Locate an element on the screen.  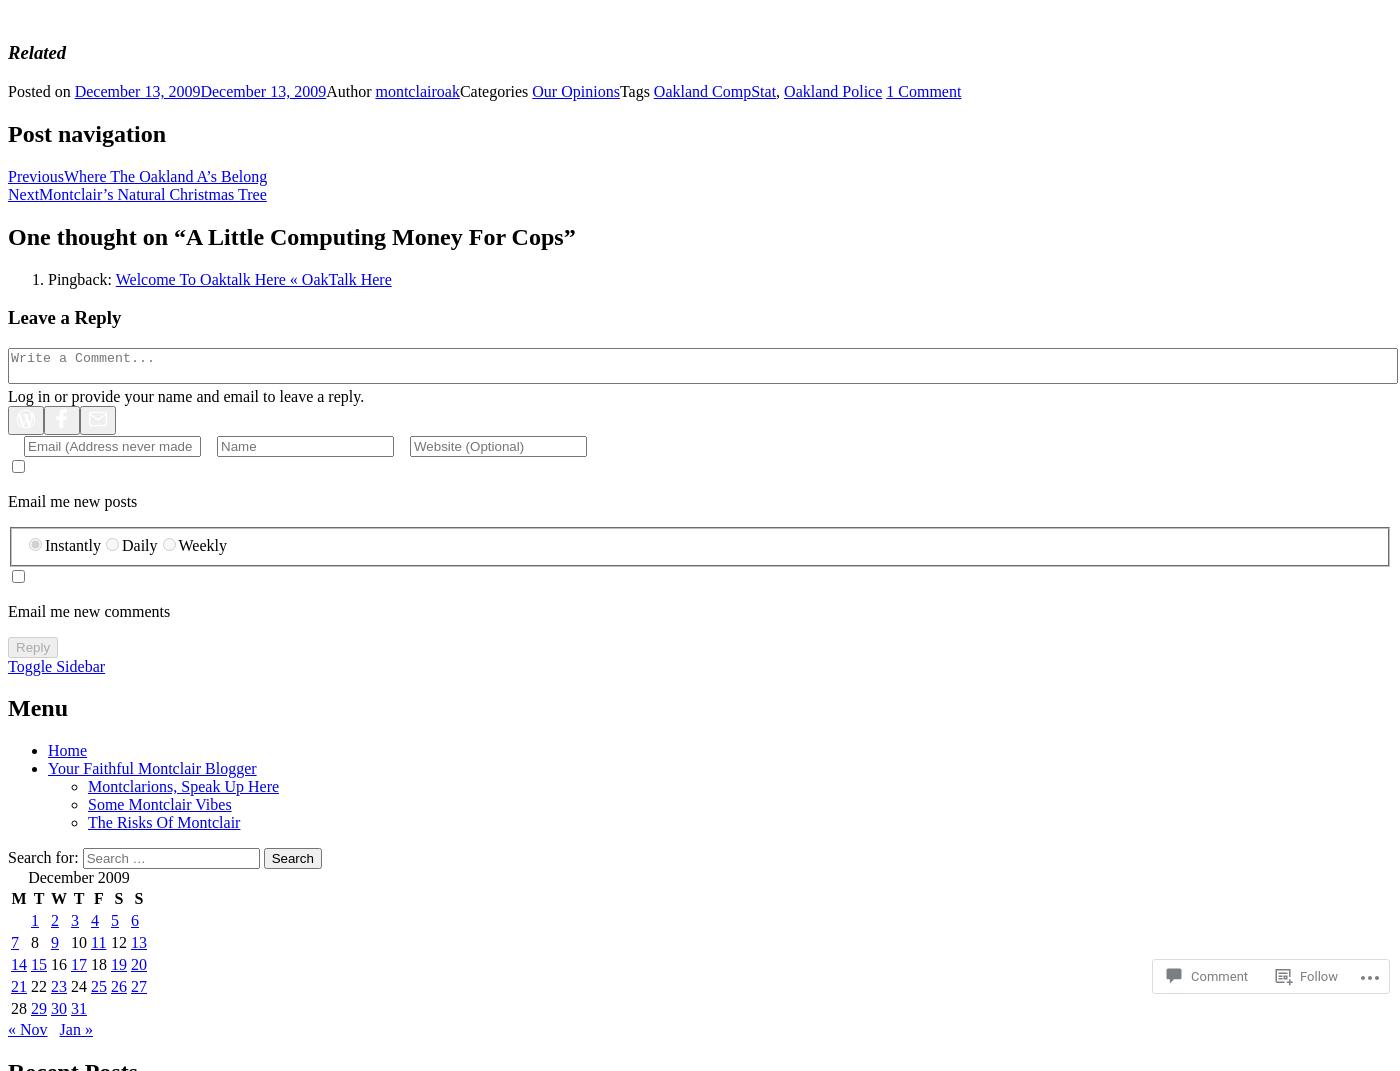
'Posted on' is located at coordinates (39, 90).